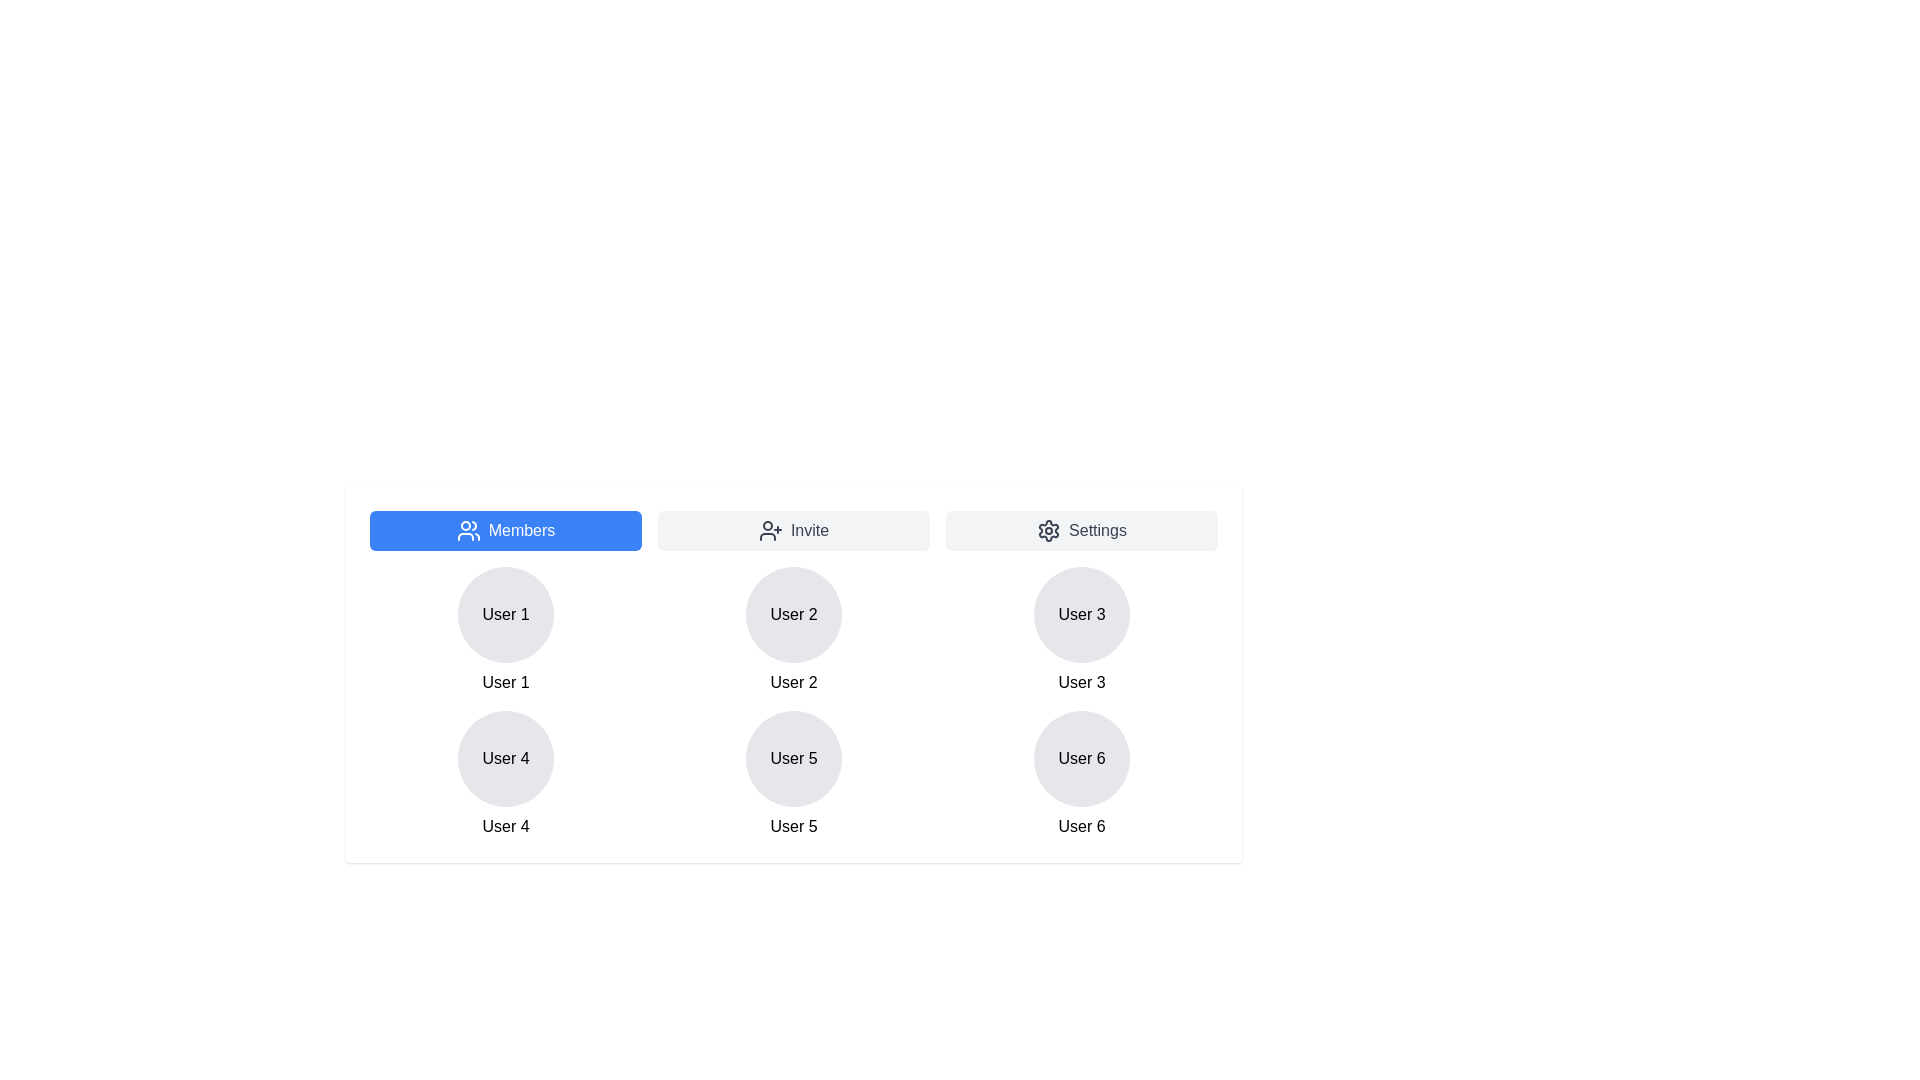 The image size is (1920, 1080). What do you see at coordinates (1080, 530) in the screenshot?
I see `the 'Settings' button, which is a rectangular clickable button with the text 'Settings' and a cogwheel icon, located at the bottom right of the interface` at bounding box center [1080, 530].